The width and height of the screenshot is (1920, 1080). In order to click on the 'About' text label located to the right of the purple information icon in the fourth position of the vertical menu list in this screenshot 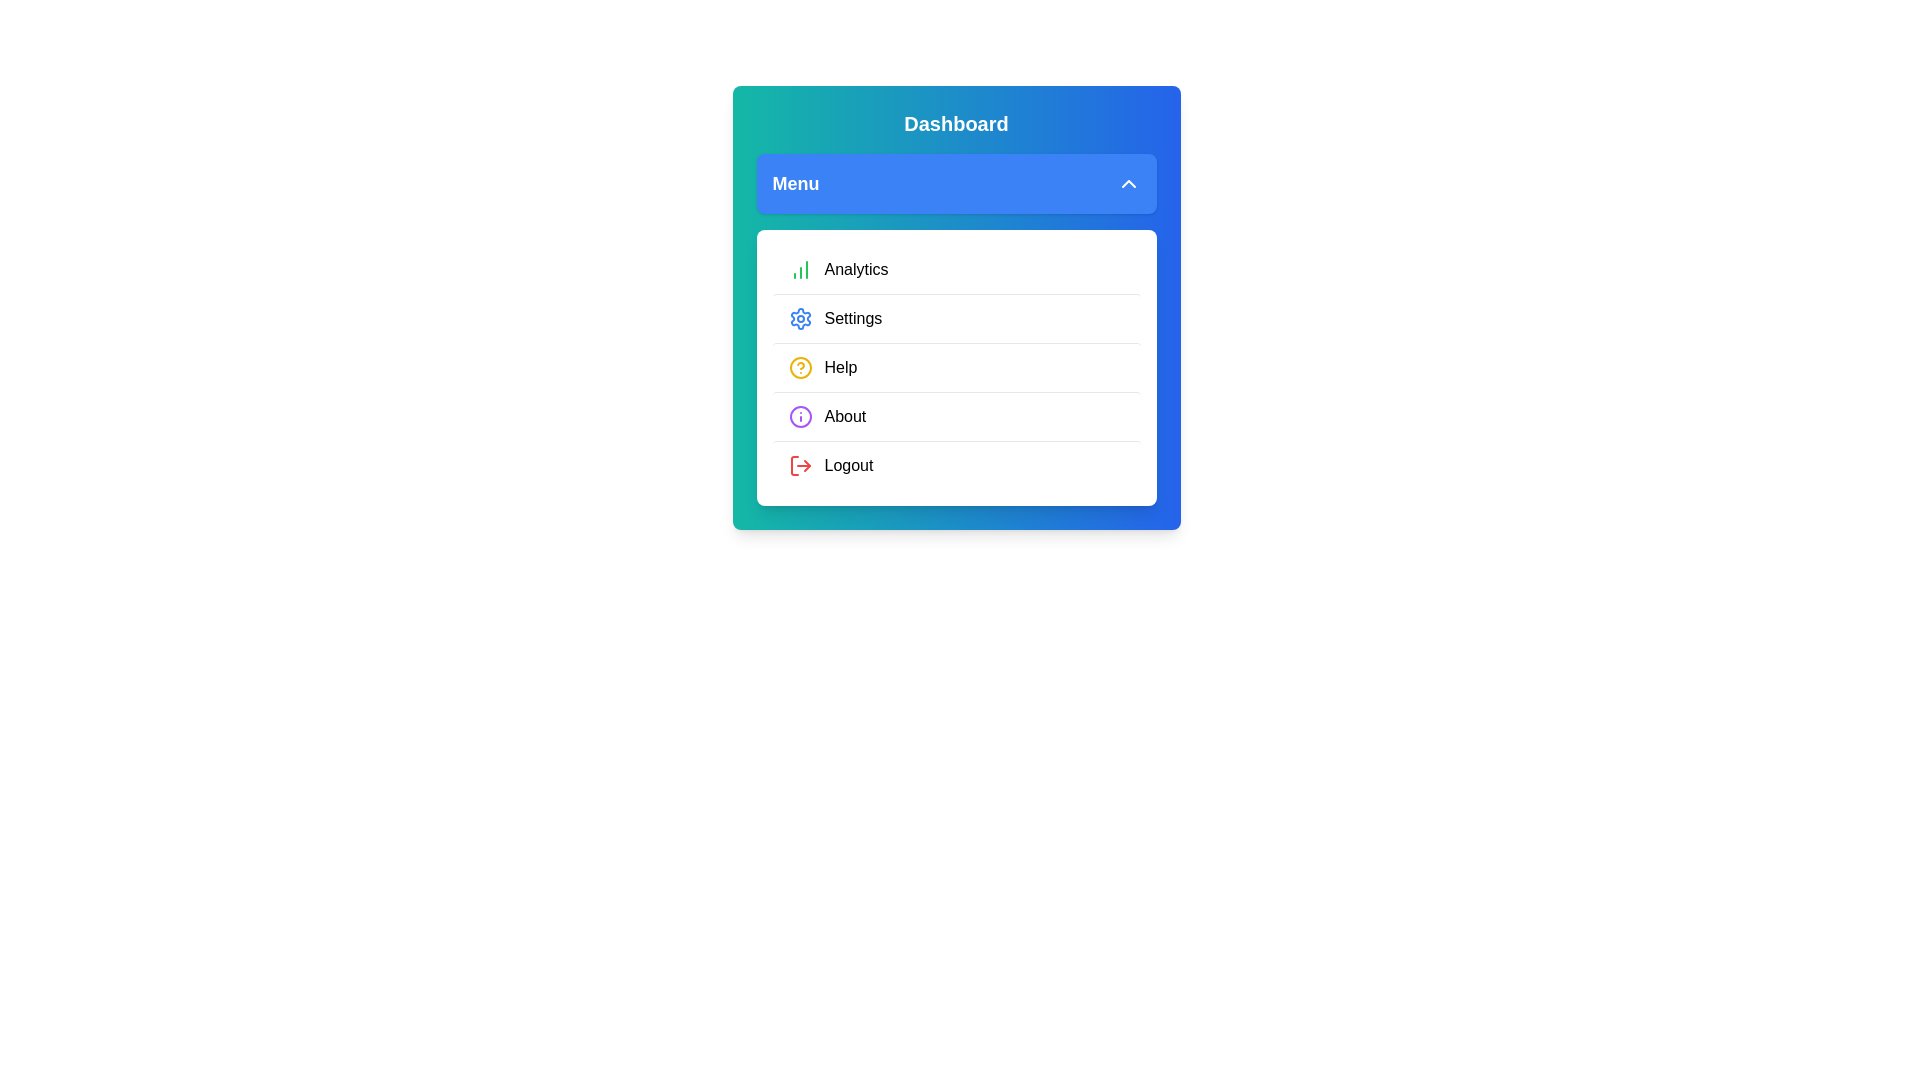, I will do `click(845, 415)`.